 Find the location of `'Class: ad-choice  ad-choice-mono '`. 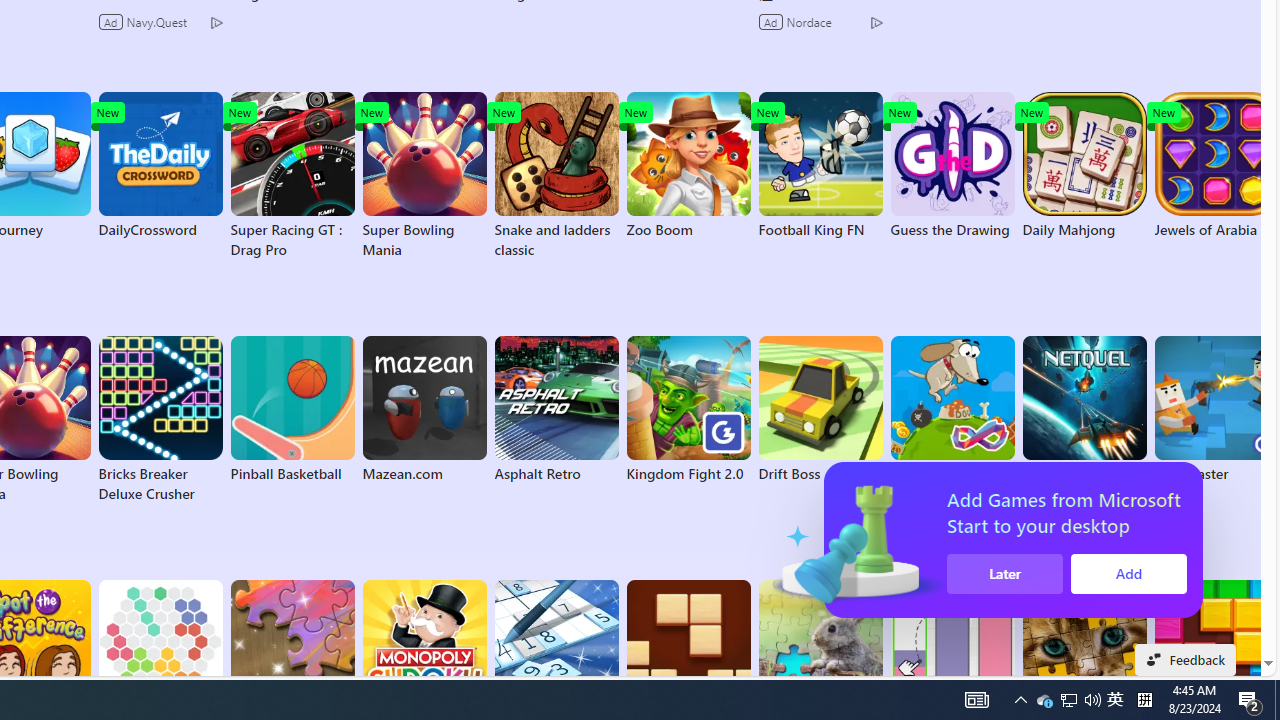

'Class: ad-choice  ad-choice-mono ' is located at coordinates (876, 21).